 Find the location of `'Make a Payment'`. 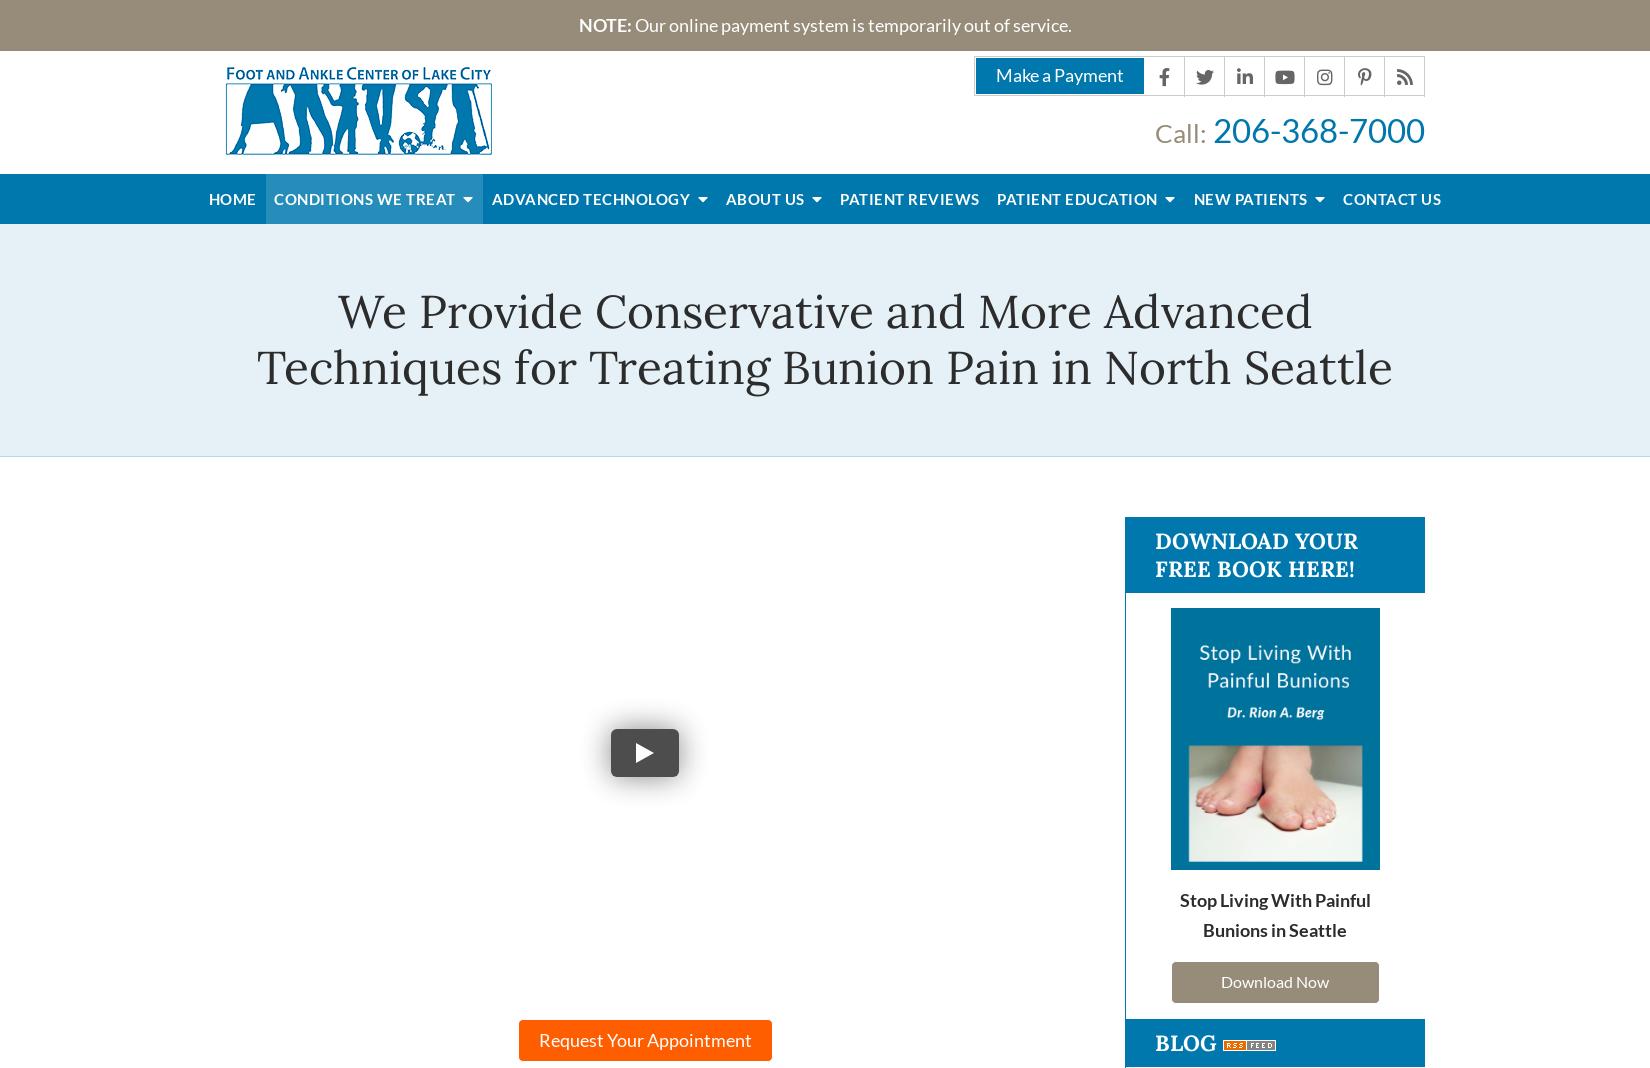

'Make a Payment' is located at coordinates (995, 73).